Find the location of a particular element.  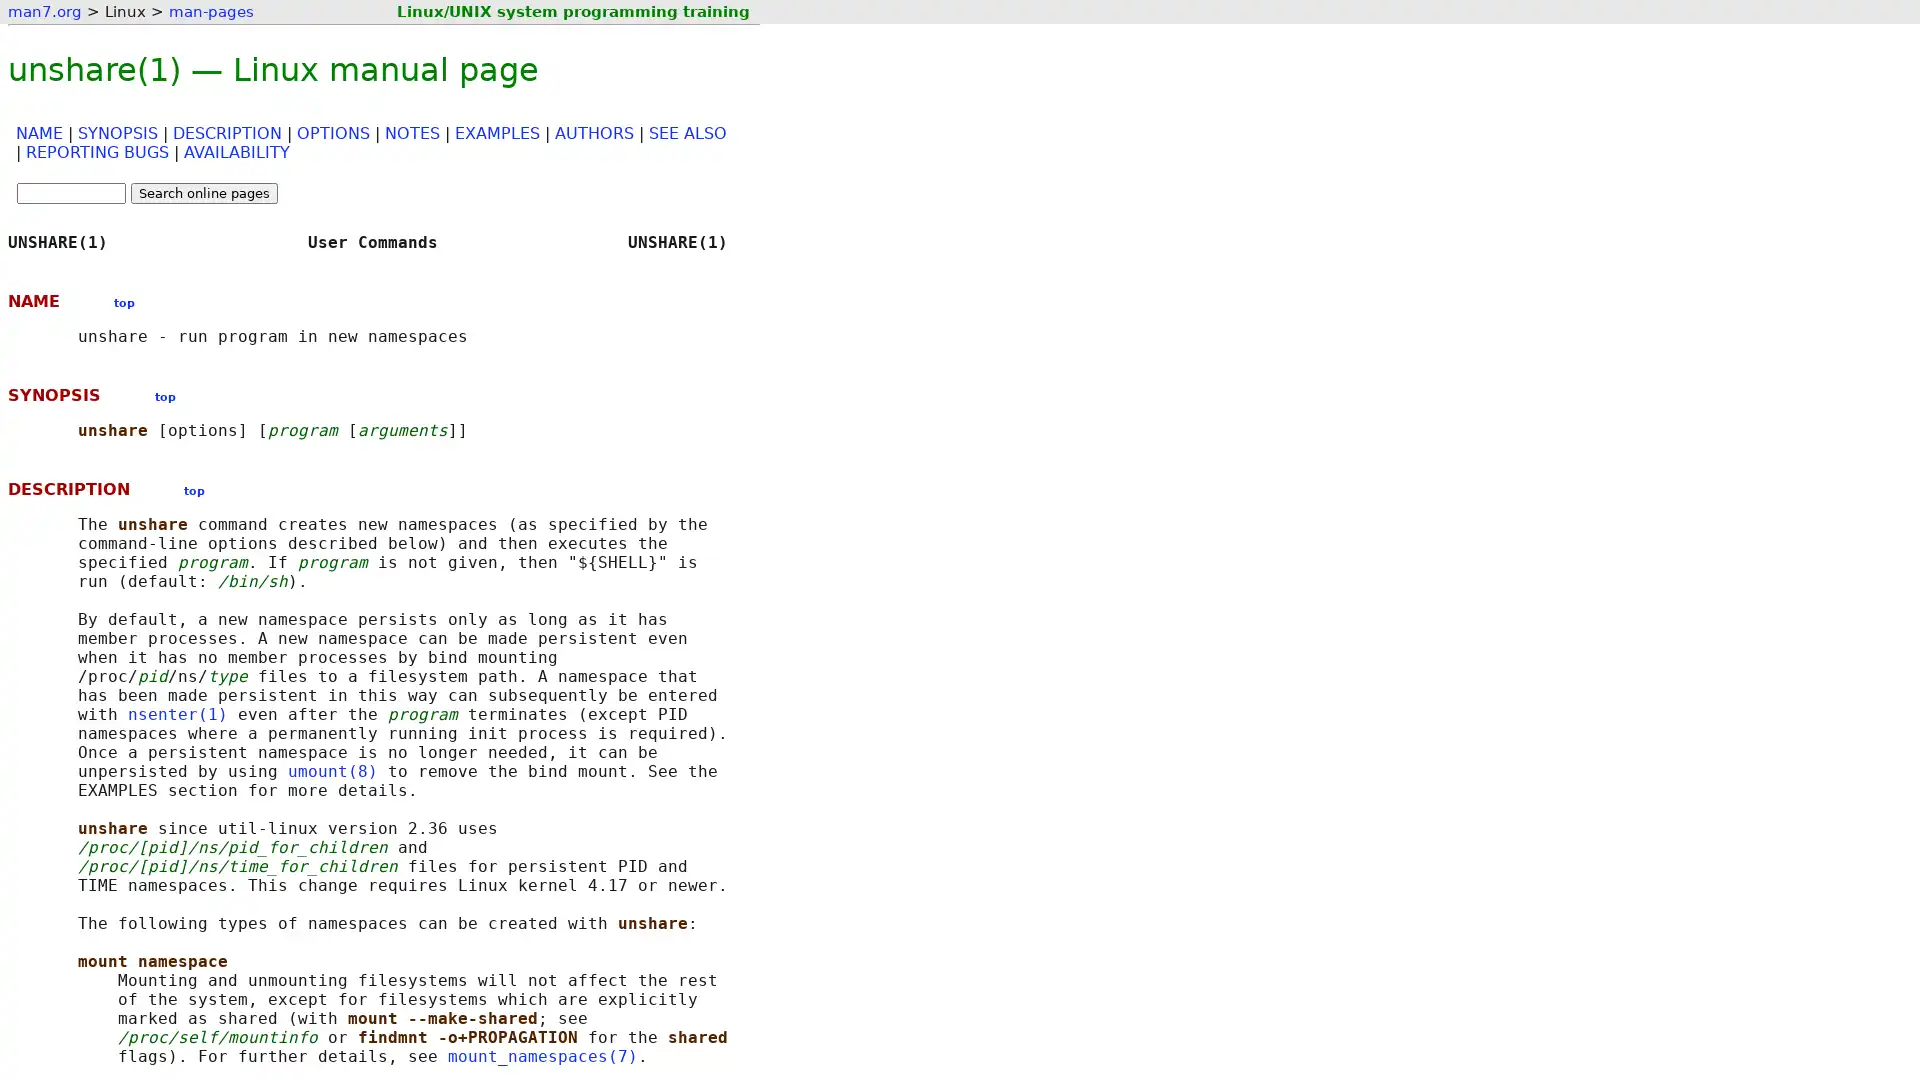

Search online pages is located at coordinates (204, 193).